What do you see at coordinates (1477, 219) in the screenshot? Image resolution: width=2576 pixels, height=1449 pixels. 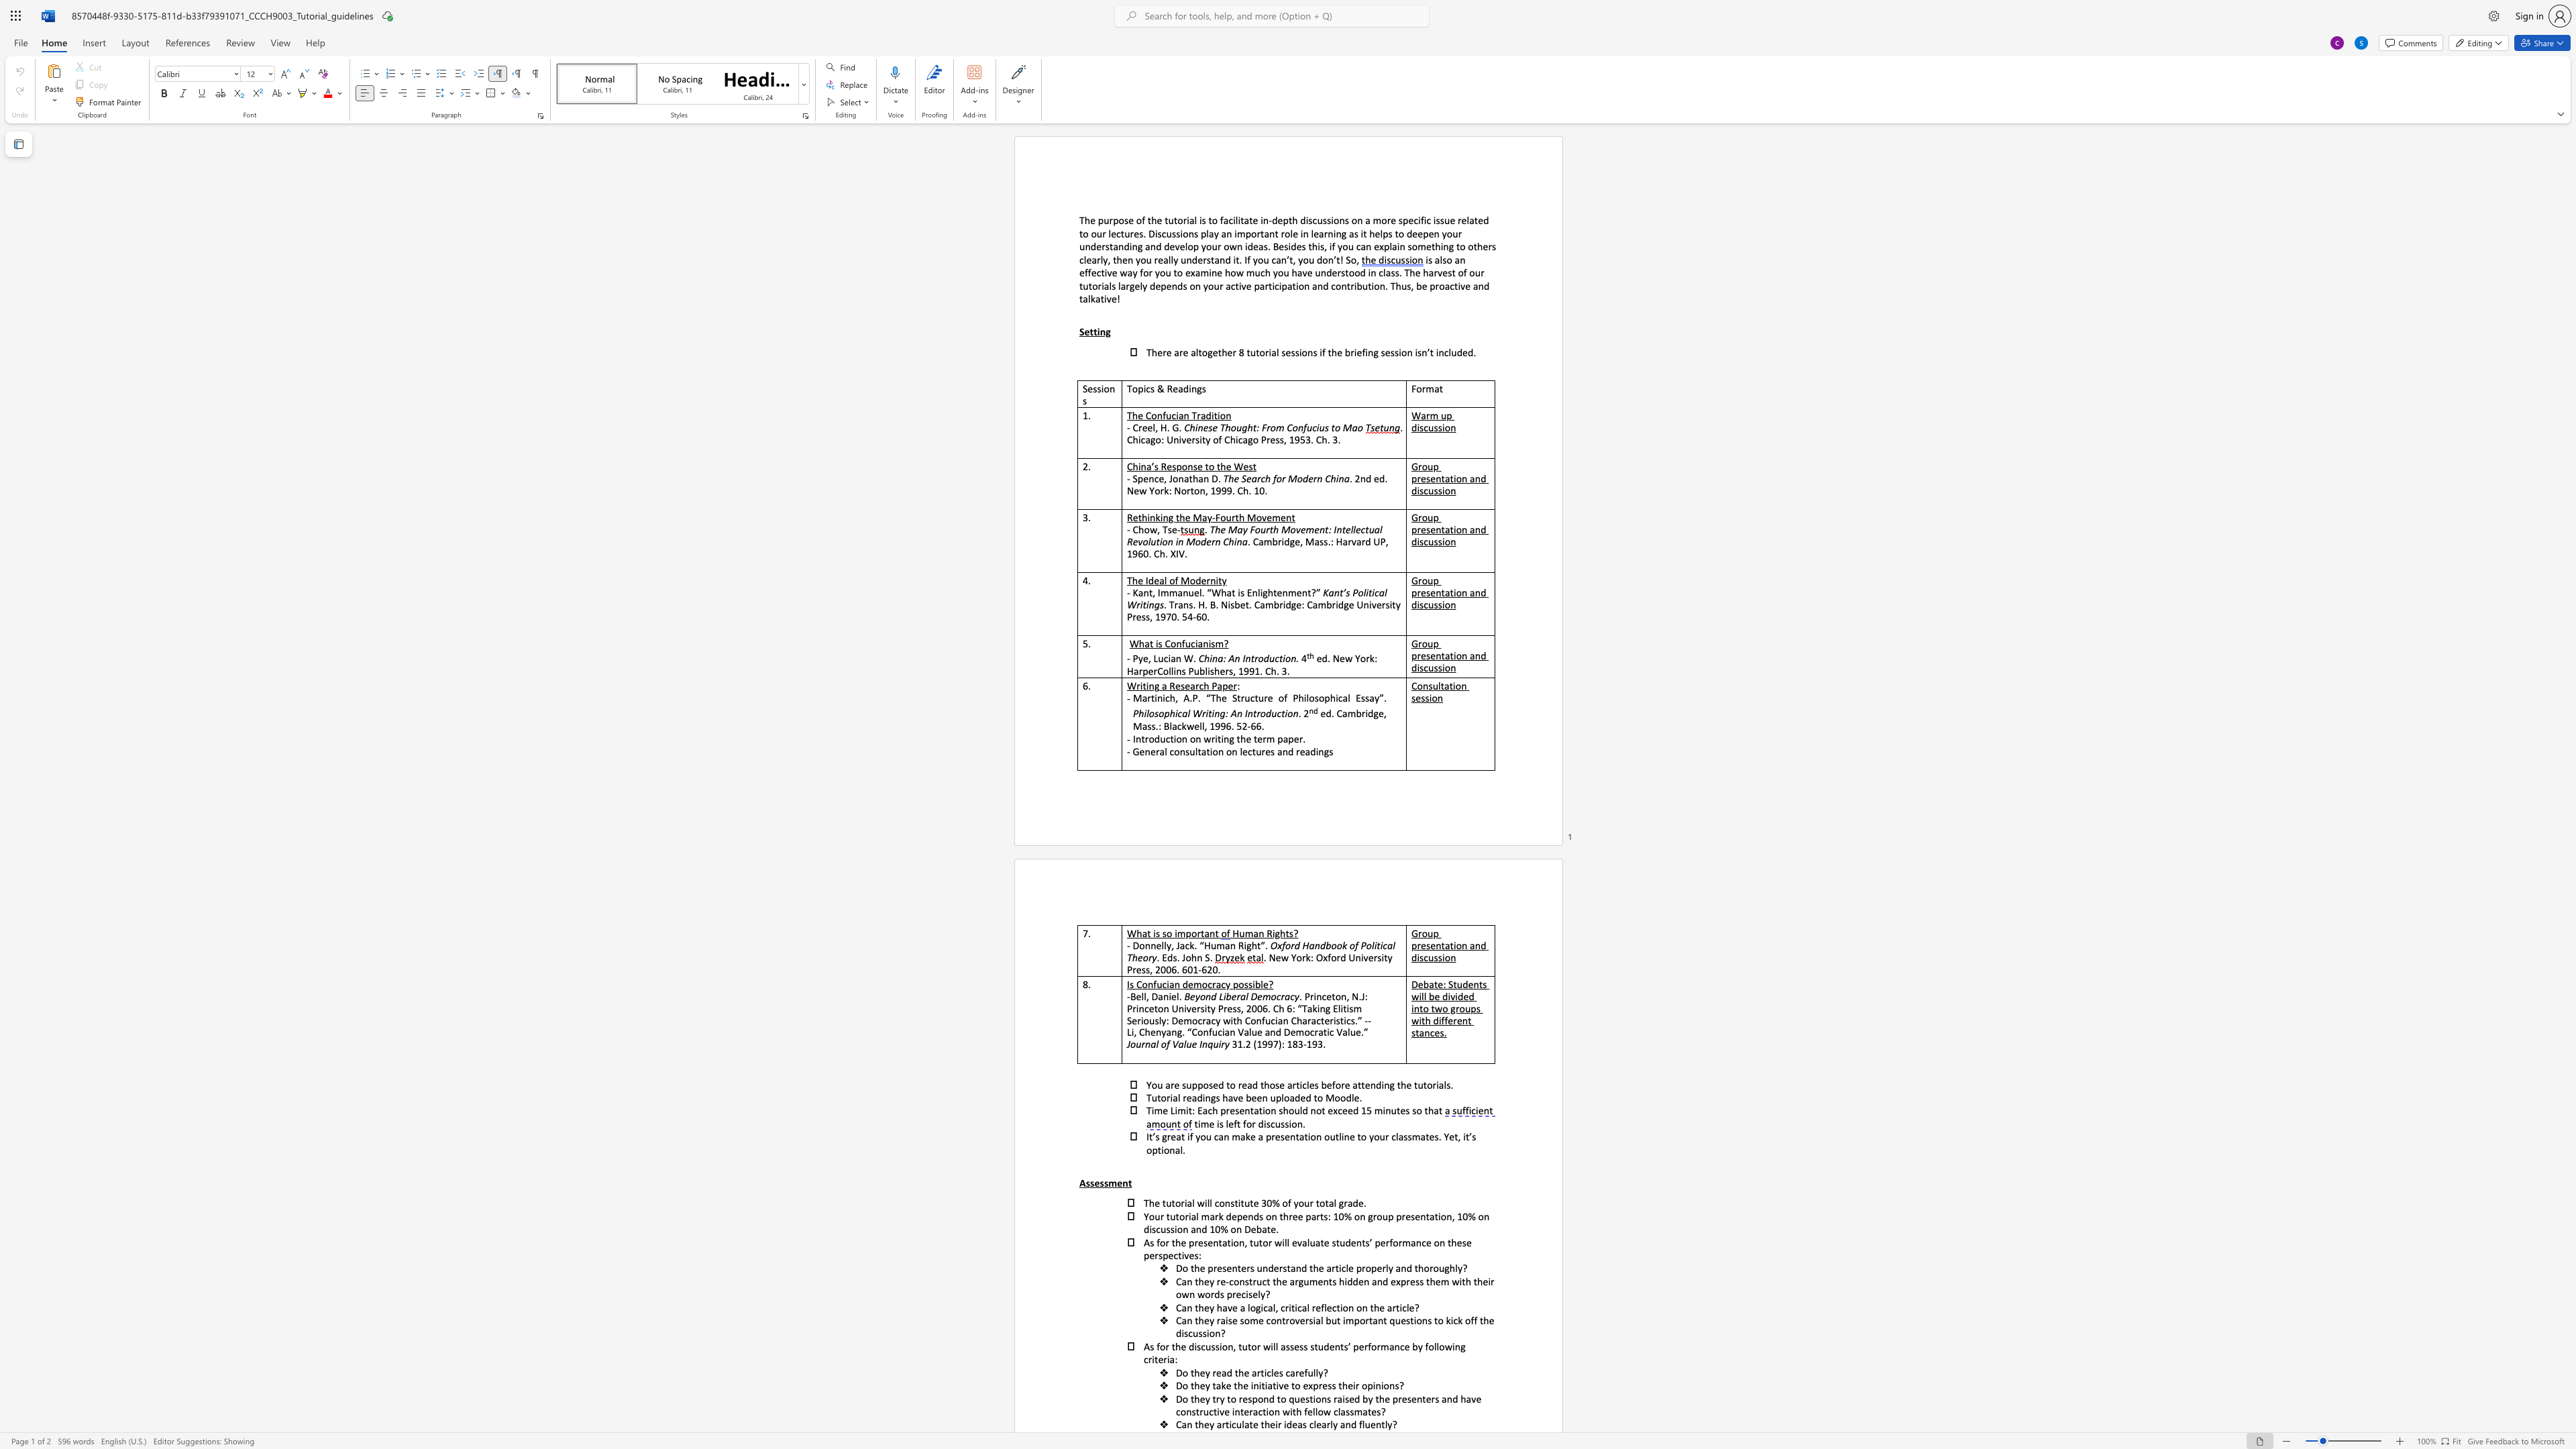 I see `the subset text "ed" within the text "in-depth discussions on a more specific issue related to our lectures. Discussions play"` at bounding box center [1477, 219].